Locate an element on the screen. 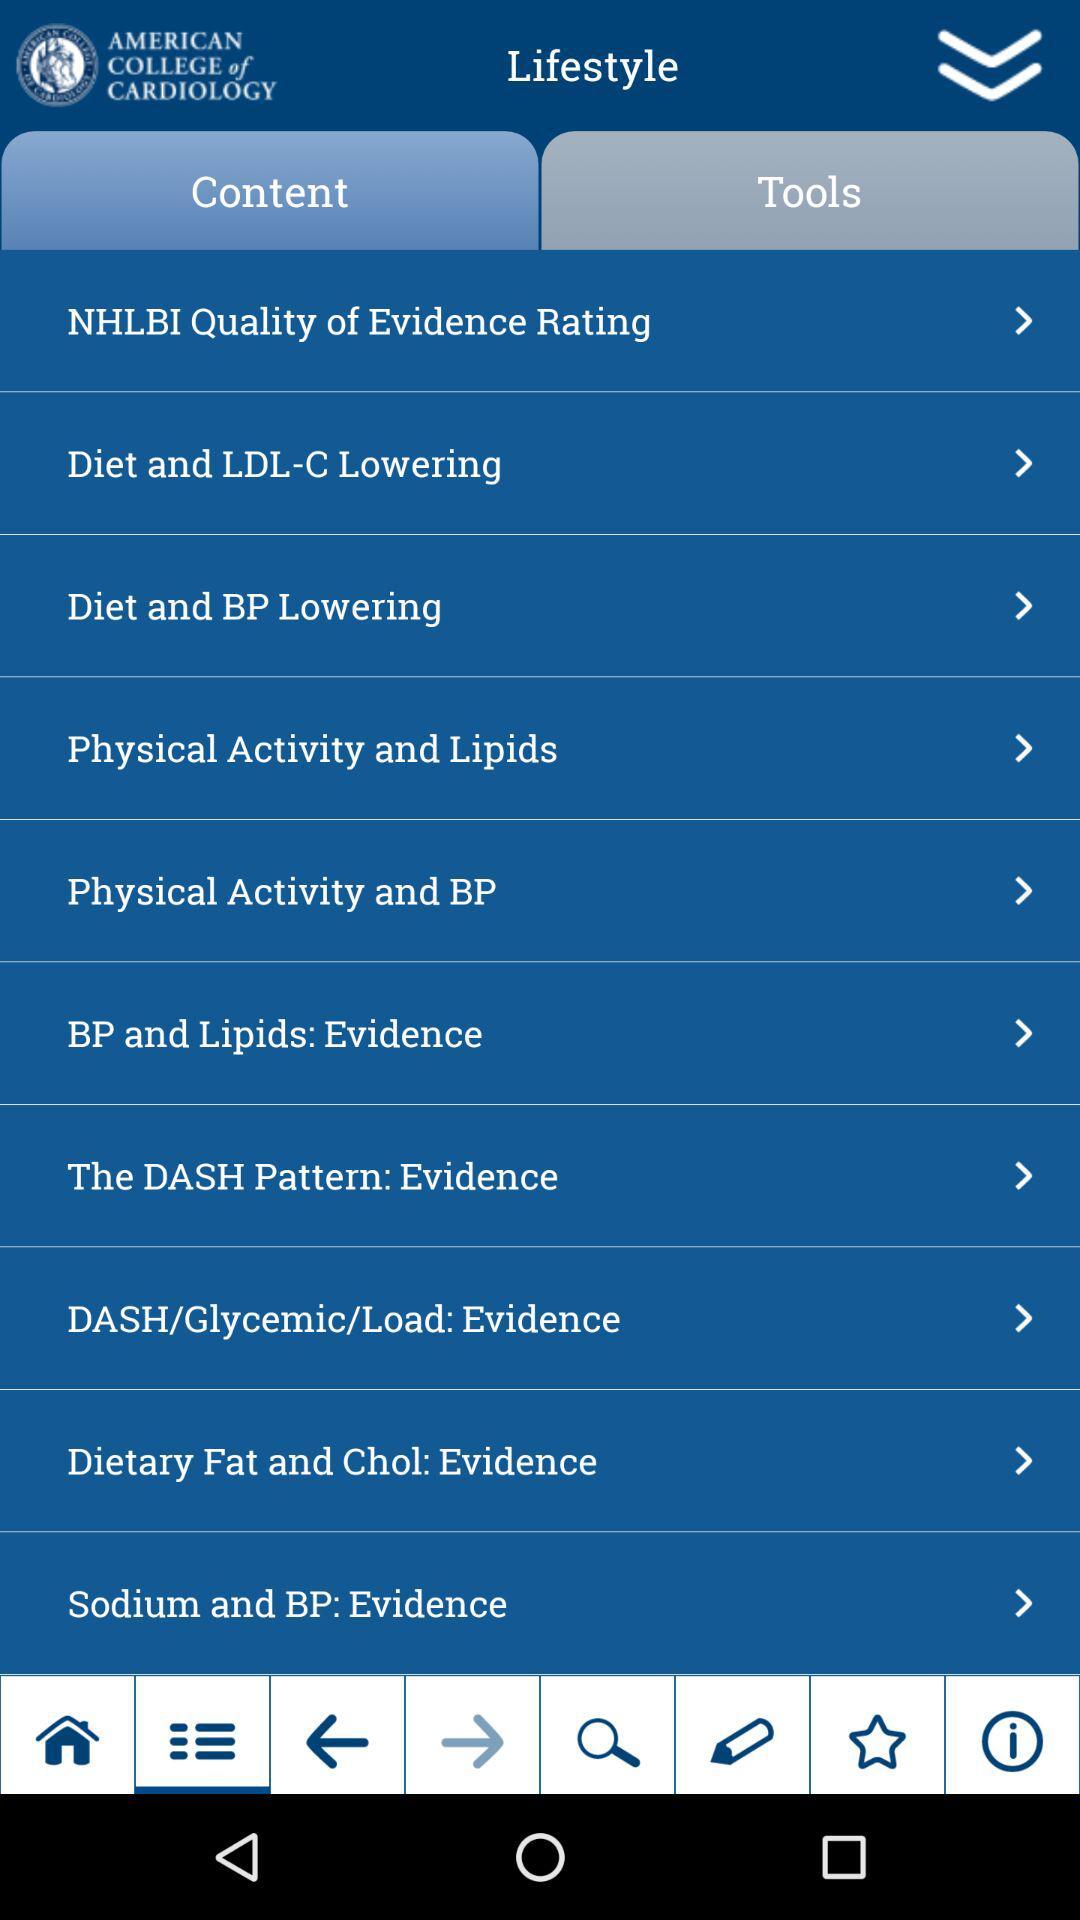 The width and height of the screenshot is (1080, 1920). the item next to the tools is located at coordinates (270, 190).